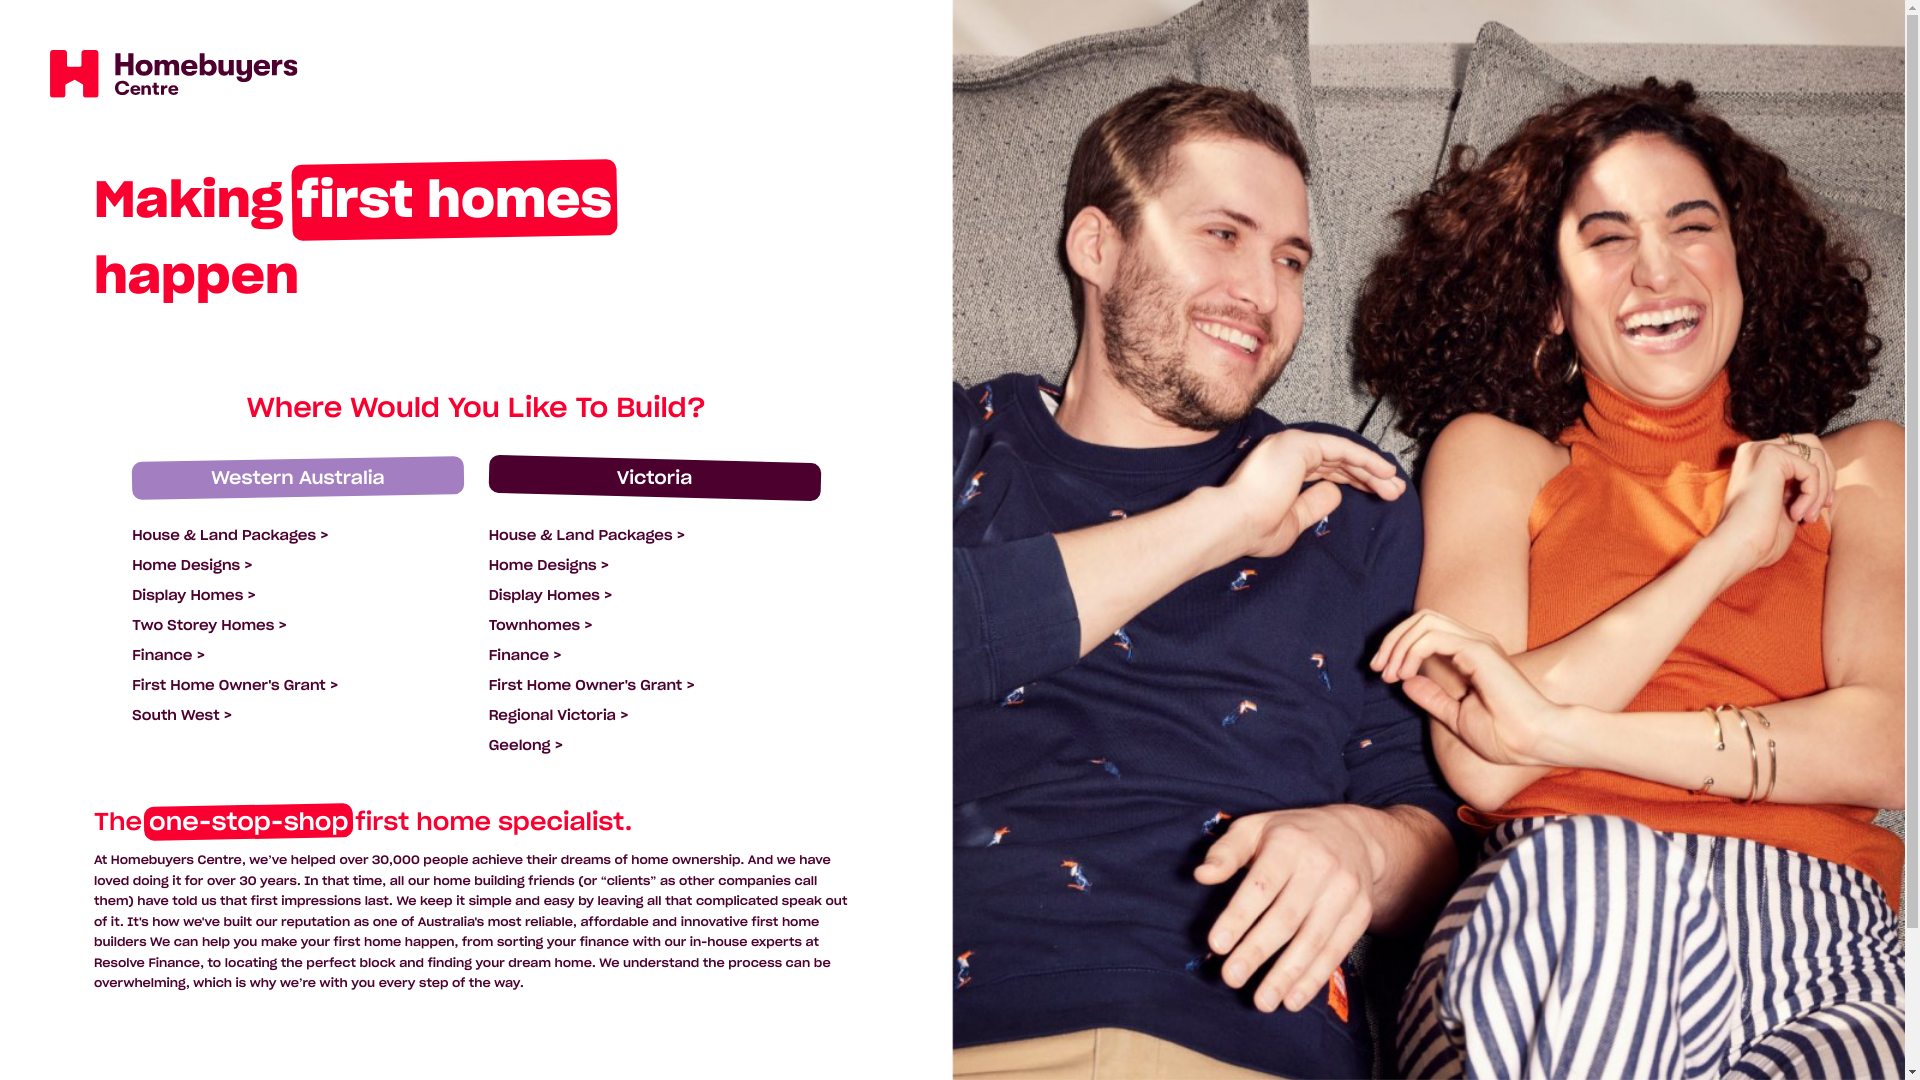 Image resolution: width=1920 pixels, height=1080 pixels. What do you see at coordinates (193, 593) in the screenshot?
I see `'Display Homes >'` at bounding box center [193, 593].